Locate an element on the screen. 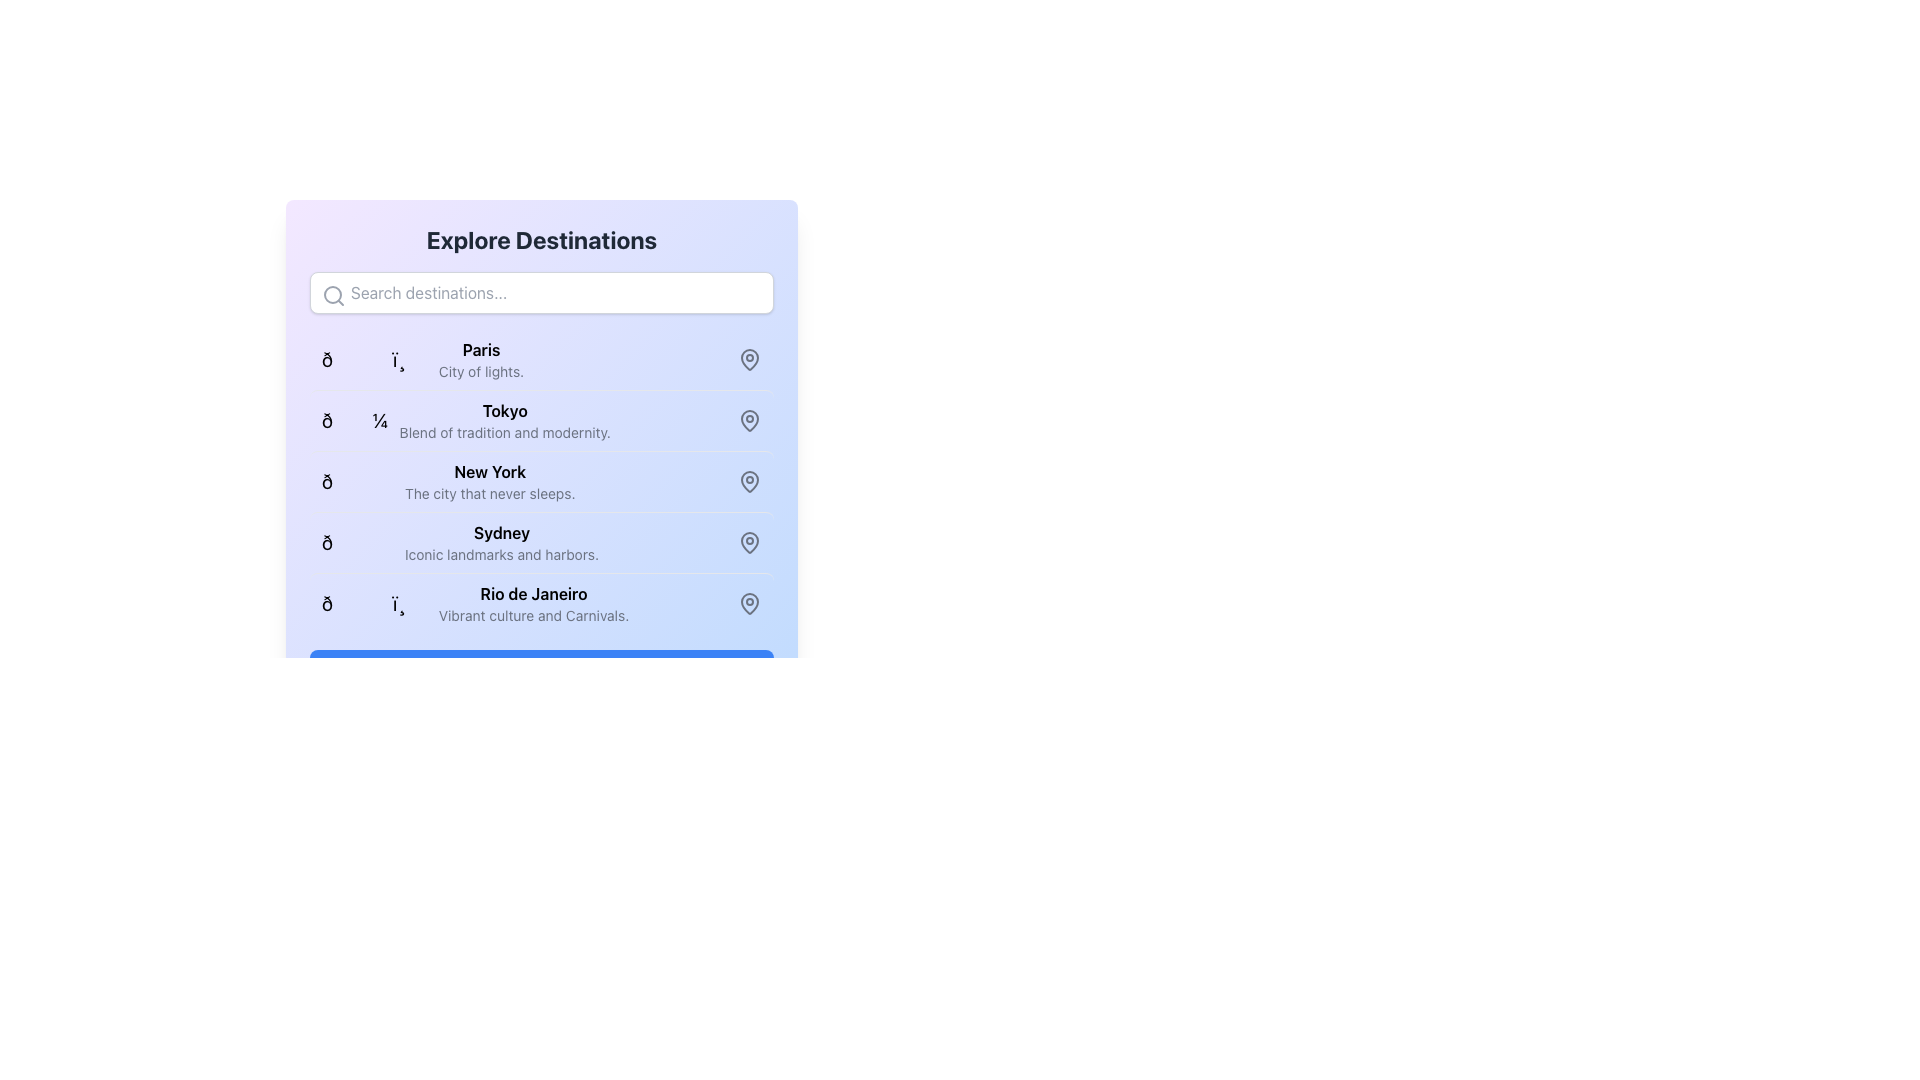 The width and height of the screenshot is (1920, 1080). the pin-shaped icon for location representation associated with 'Sydney' in the list item next to 'Iconic landmarks and harbors' is located at coordinates (748, 542).